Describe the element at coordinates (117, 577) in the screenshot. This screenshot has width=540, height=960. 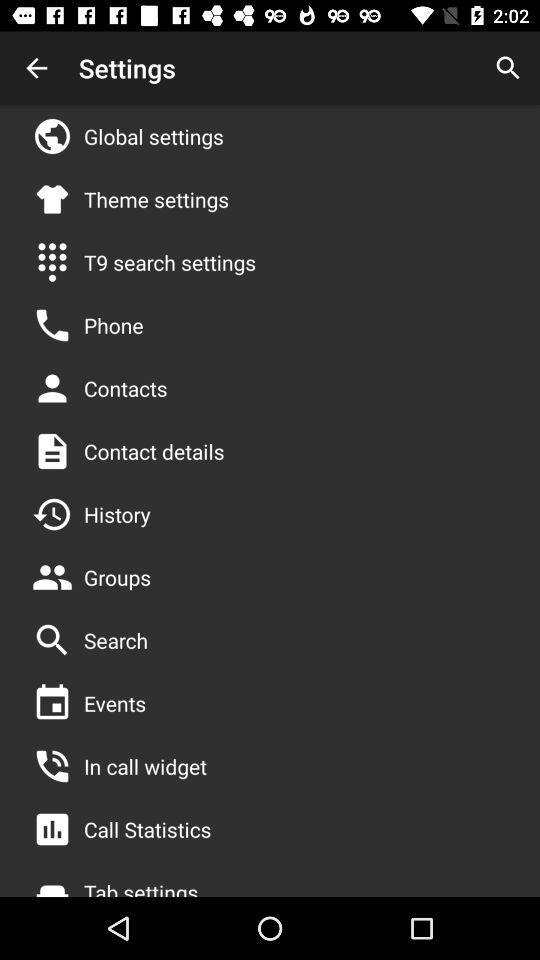
I see `the groups icon` at that location.